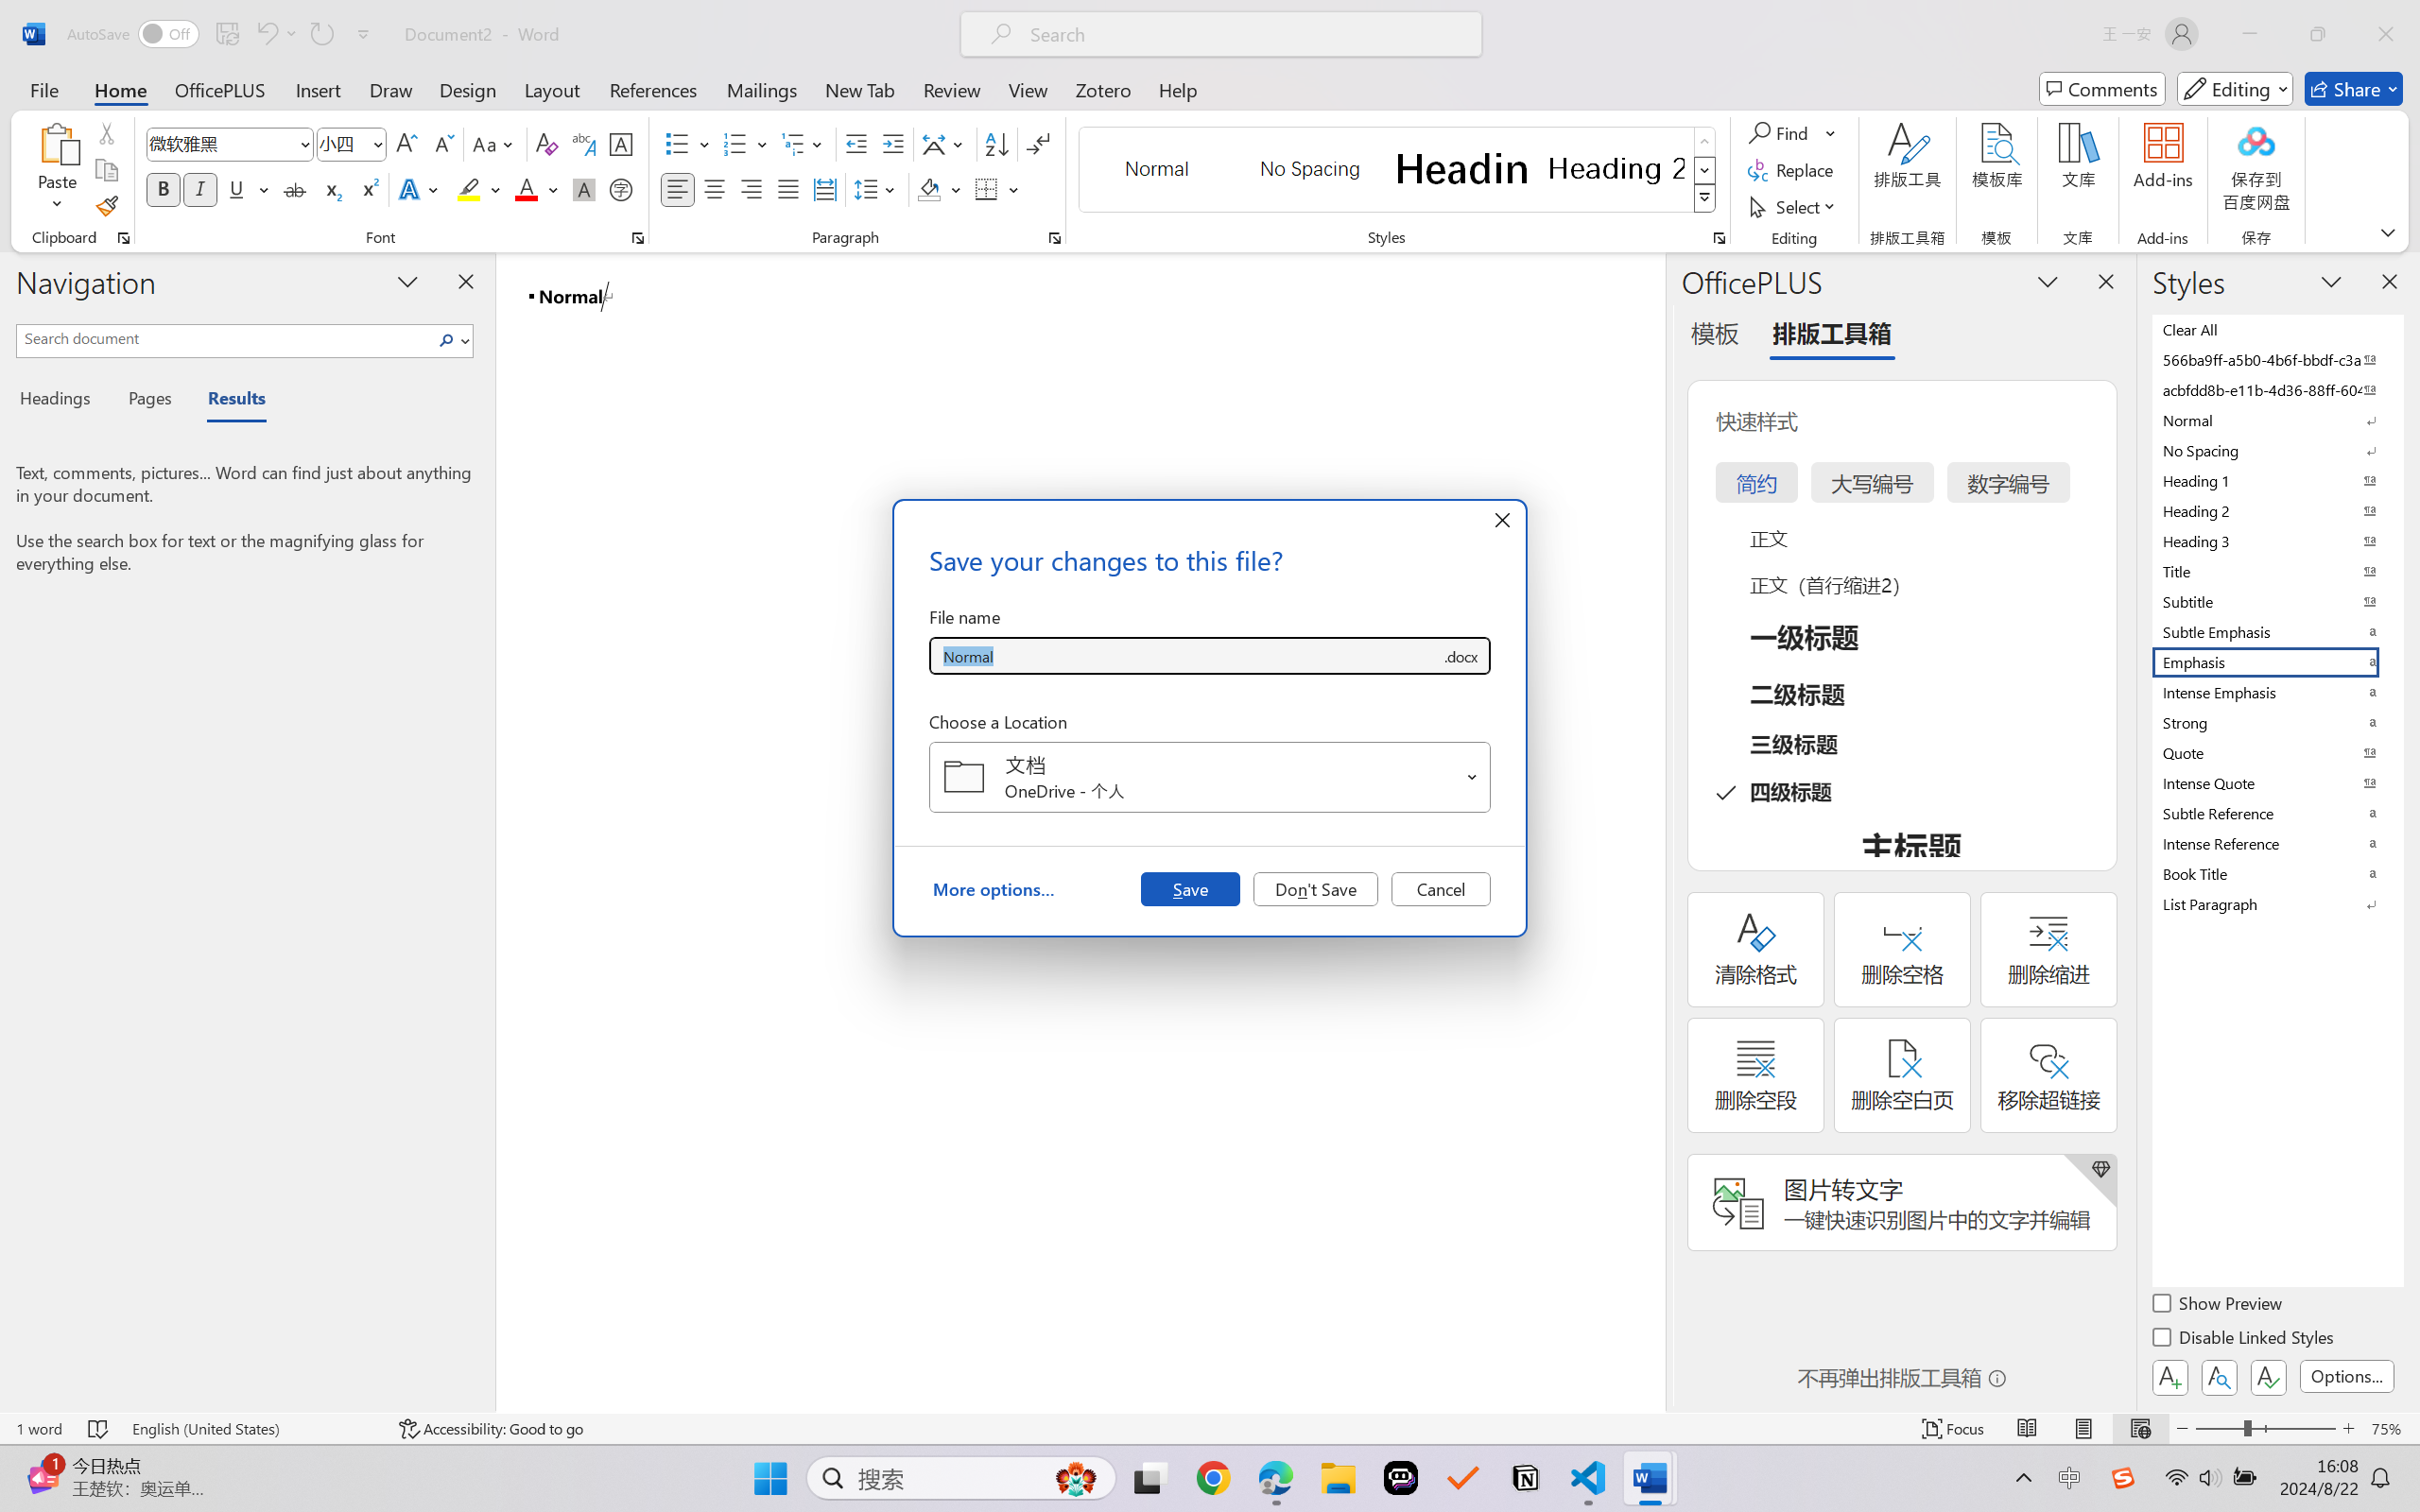 The height and width of the screenshot is (1512, 2420). I want to click on 'Title', so click(2275, 570).